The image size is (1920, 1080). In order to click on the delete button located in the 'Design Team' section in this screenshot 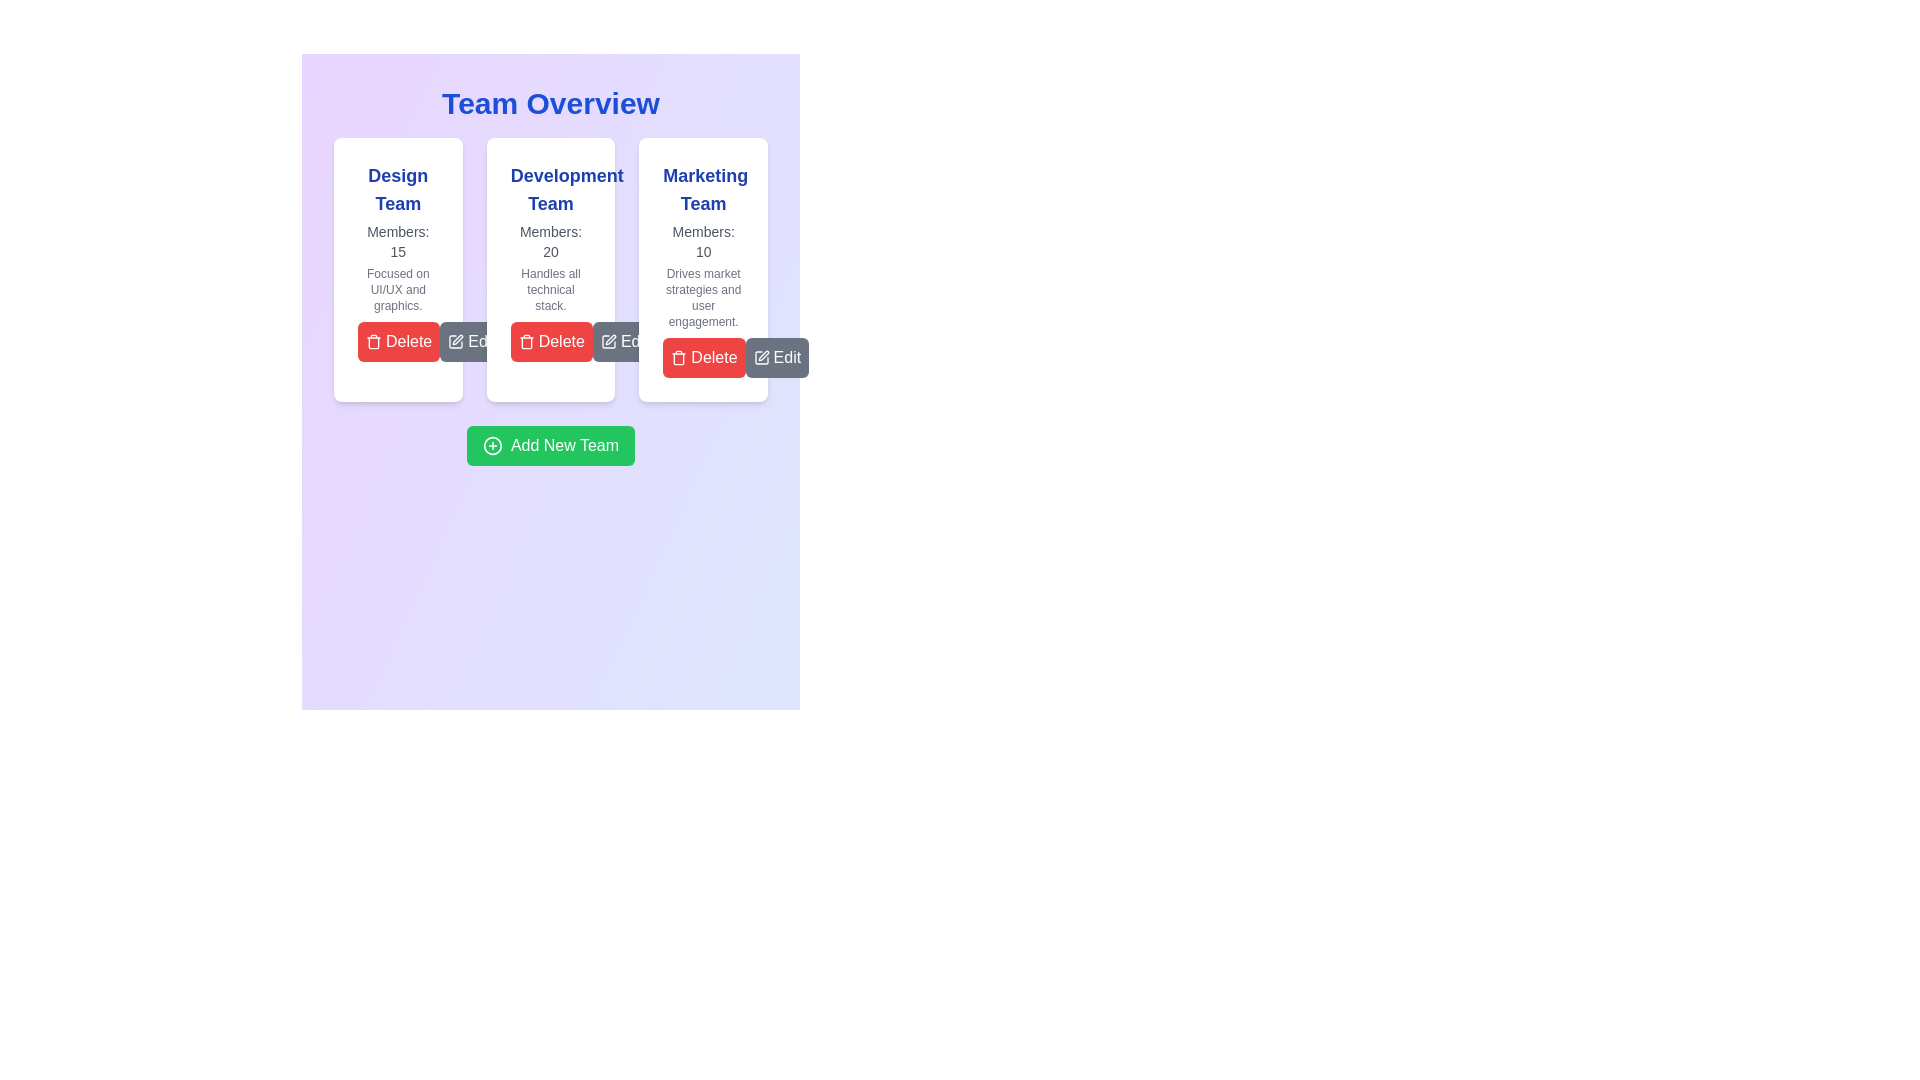, I will do `click(399, 341)`.